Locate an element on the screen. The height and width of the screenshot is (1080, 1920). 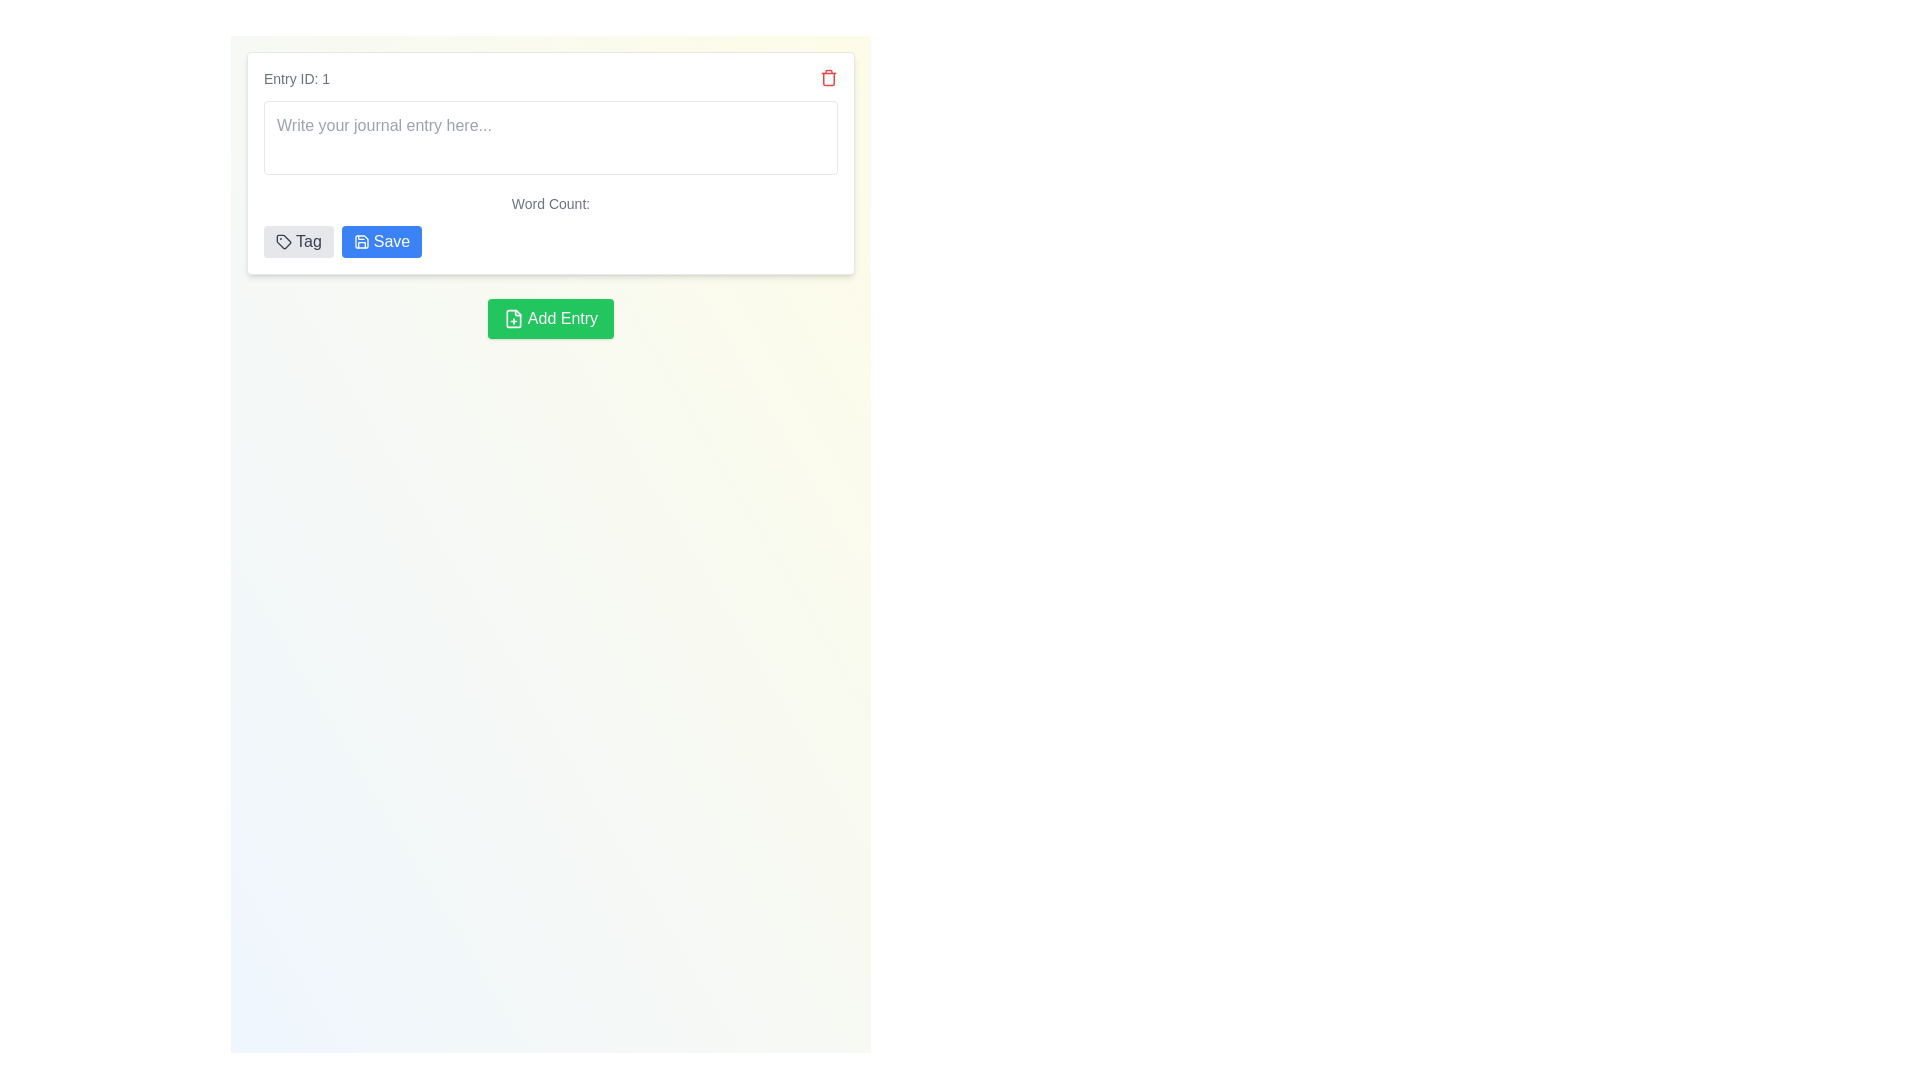
the 'Add Entry' SVG icon located on the left side of the green button is located at coordinates (513, 318).